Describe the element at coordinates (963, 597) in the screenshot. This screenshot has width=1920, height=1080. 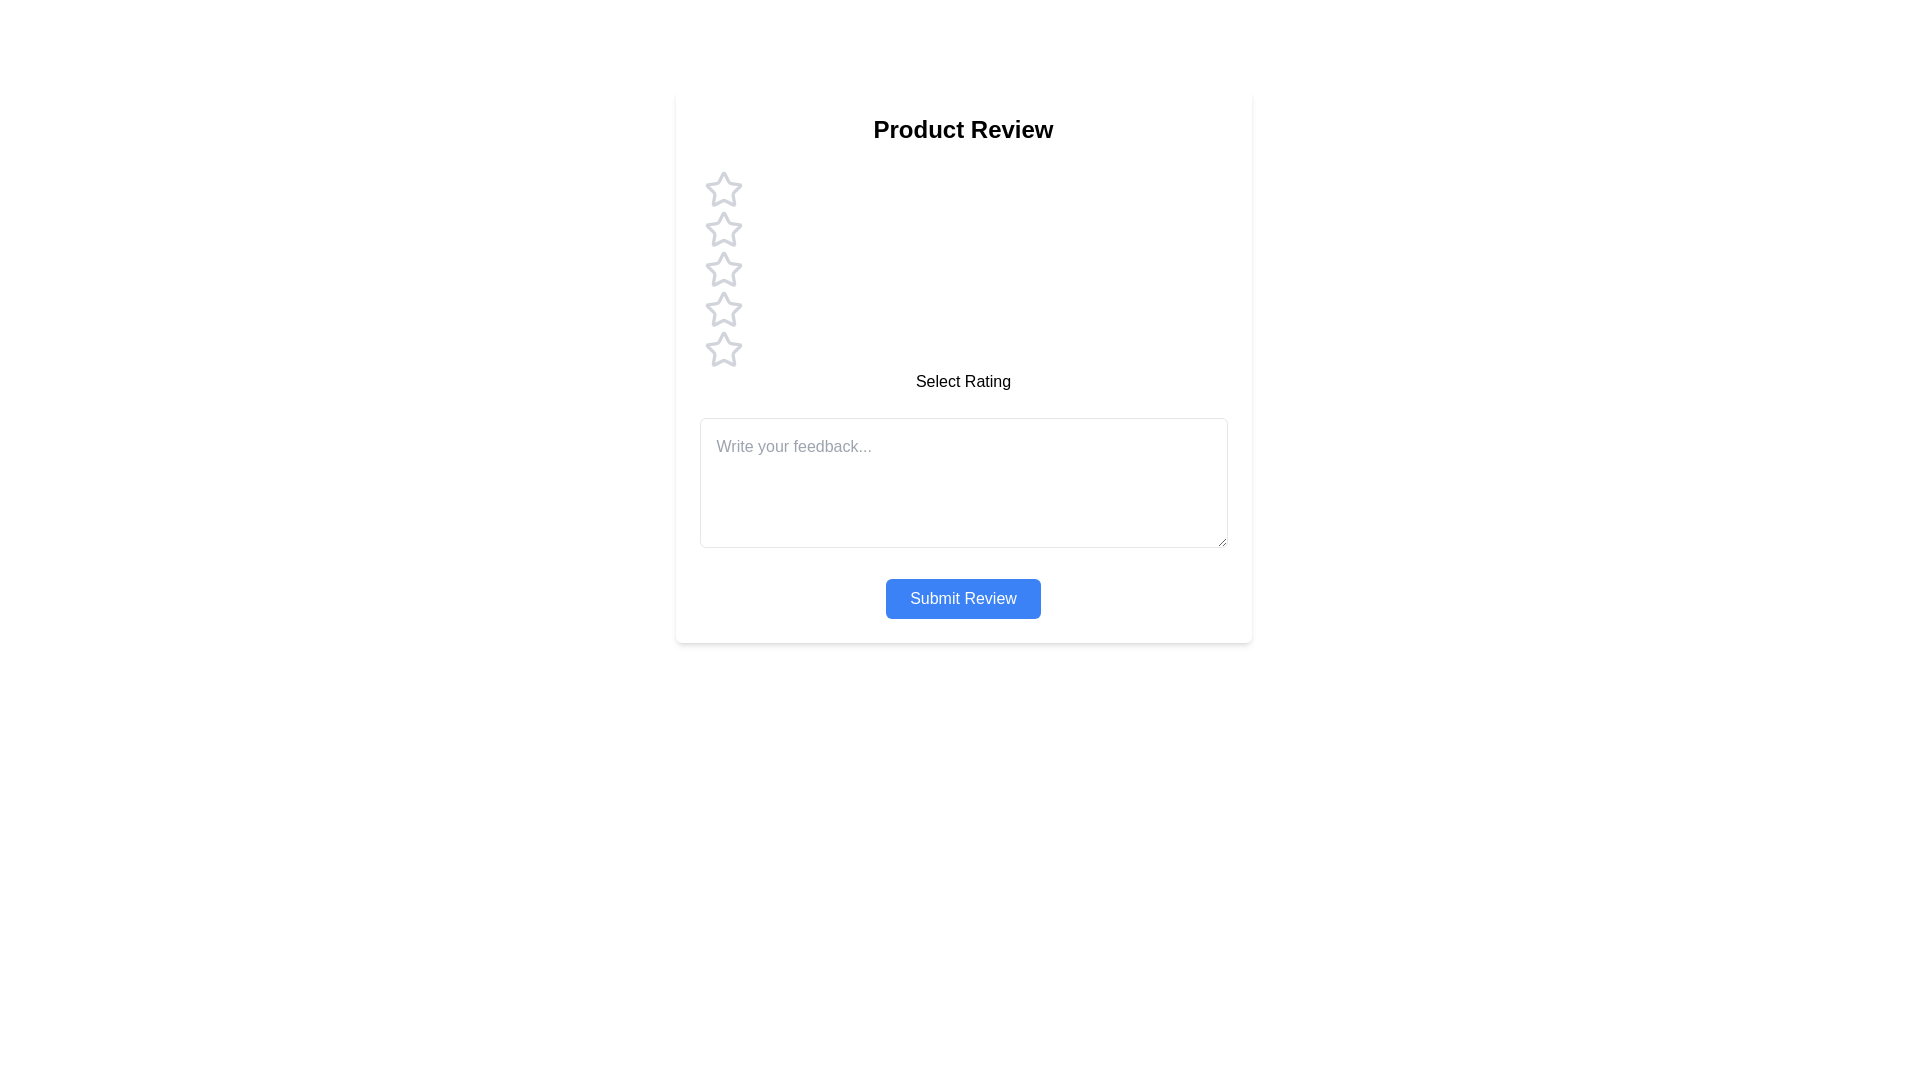
I see `the blue rectangular button with rounded corners labeled 'Submit Review' located centrally at the bottom of the card interface` at that location.